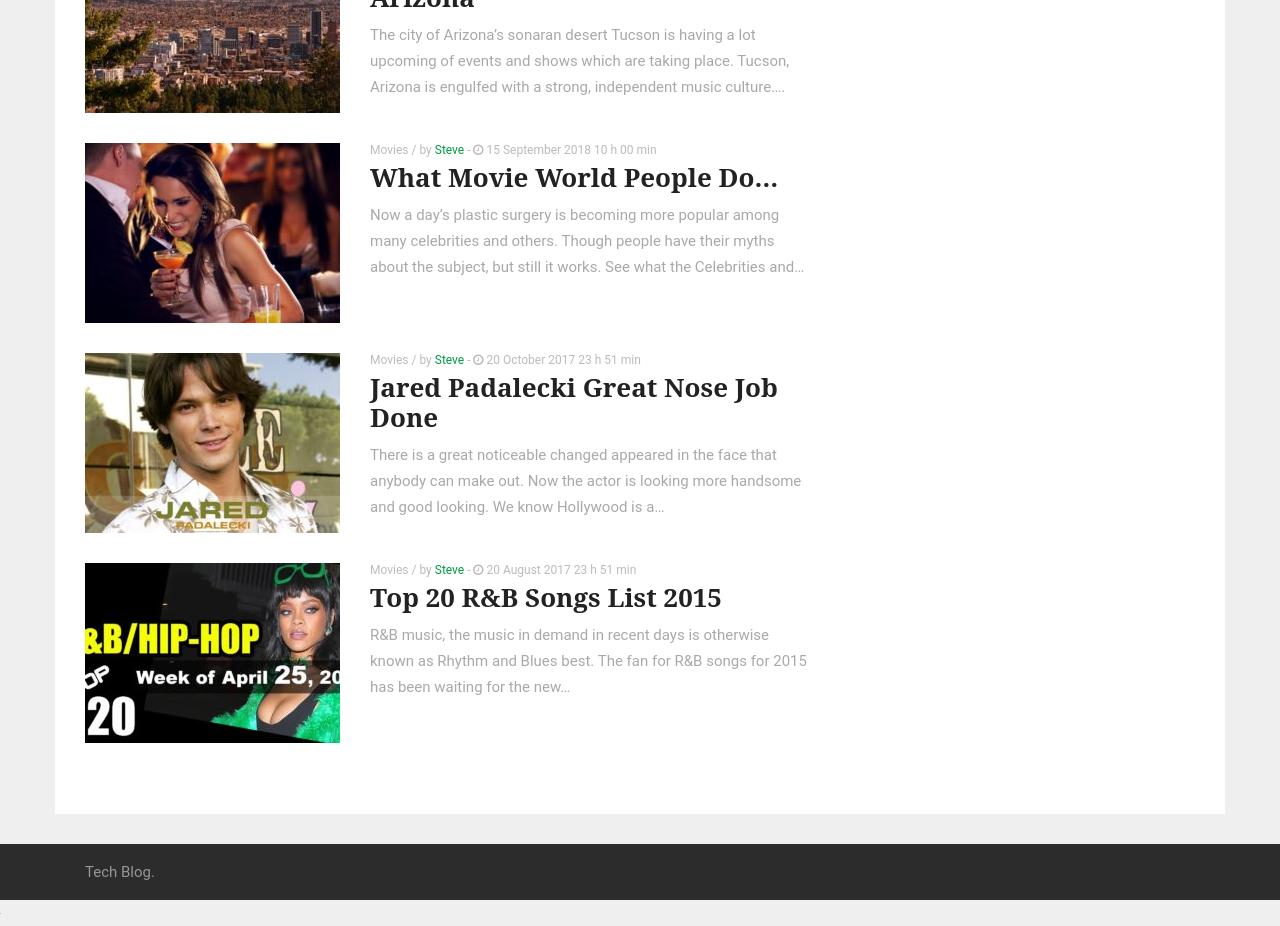 This screenshot has height=926, width=1280. I want to click on '20 August 2017 23 h 51 min', so click(559, 568).